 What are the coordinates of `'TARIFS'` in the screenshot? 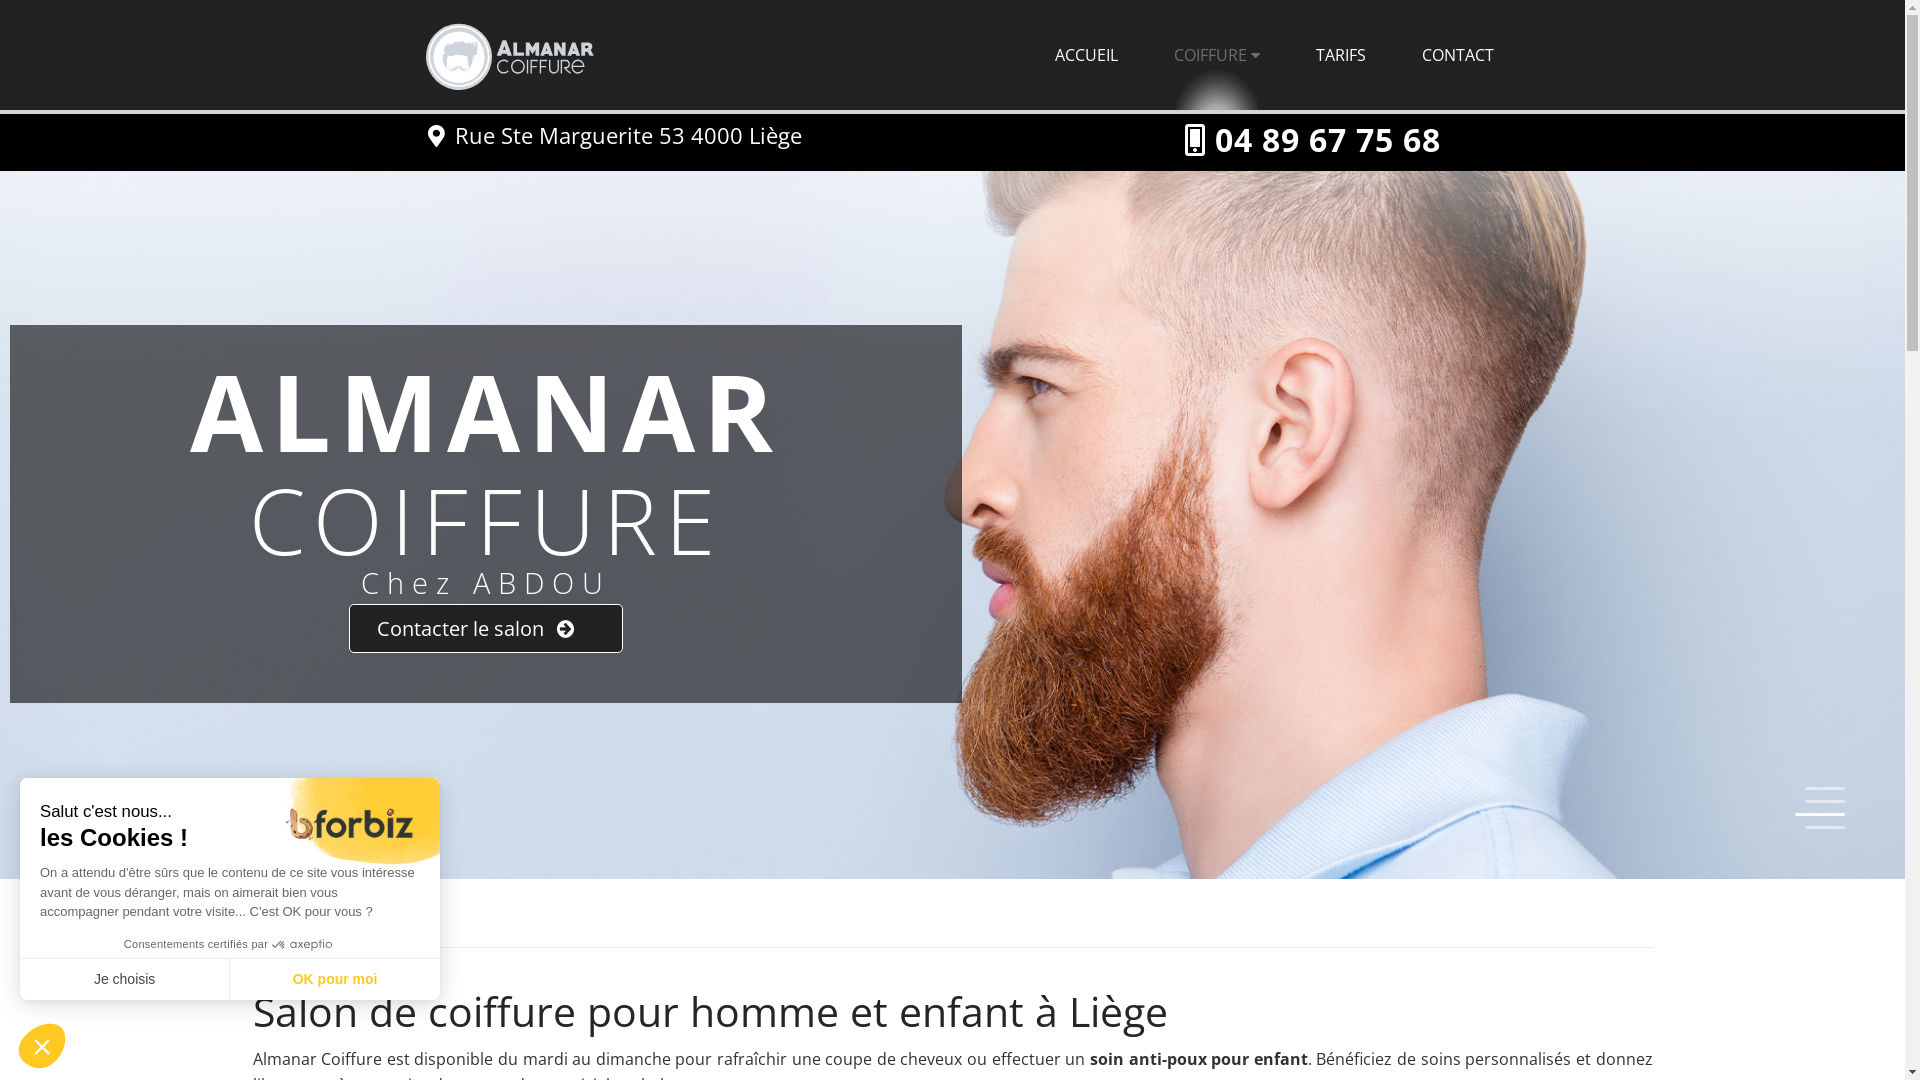 It's located at (1340, 53).